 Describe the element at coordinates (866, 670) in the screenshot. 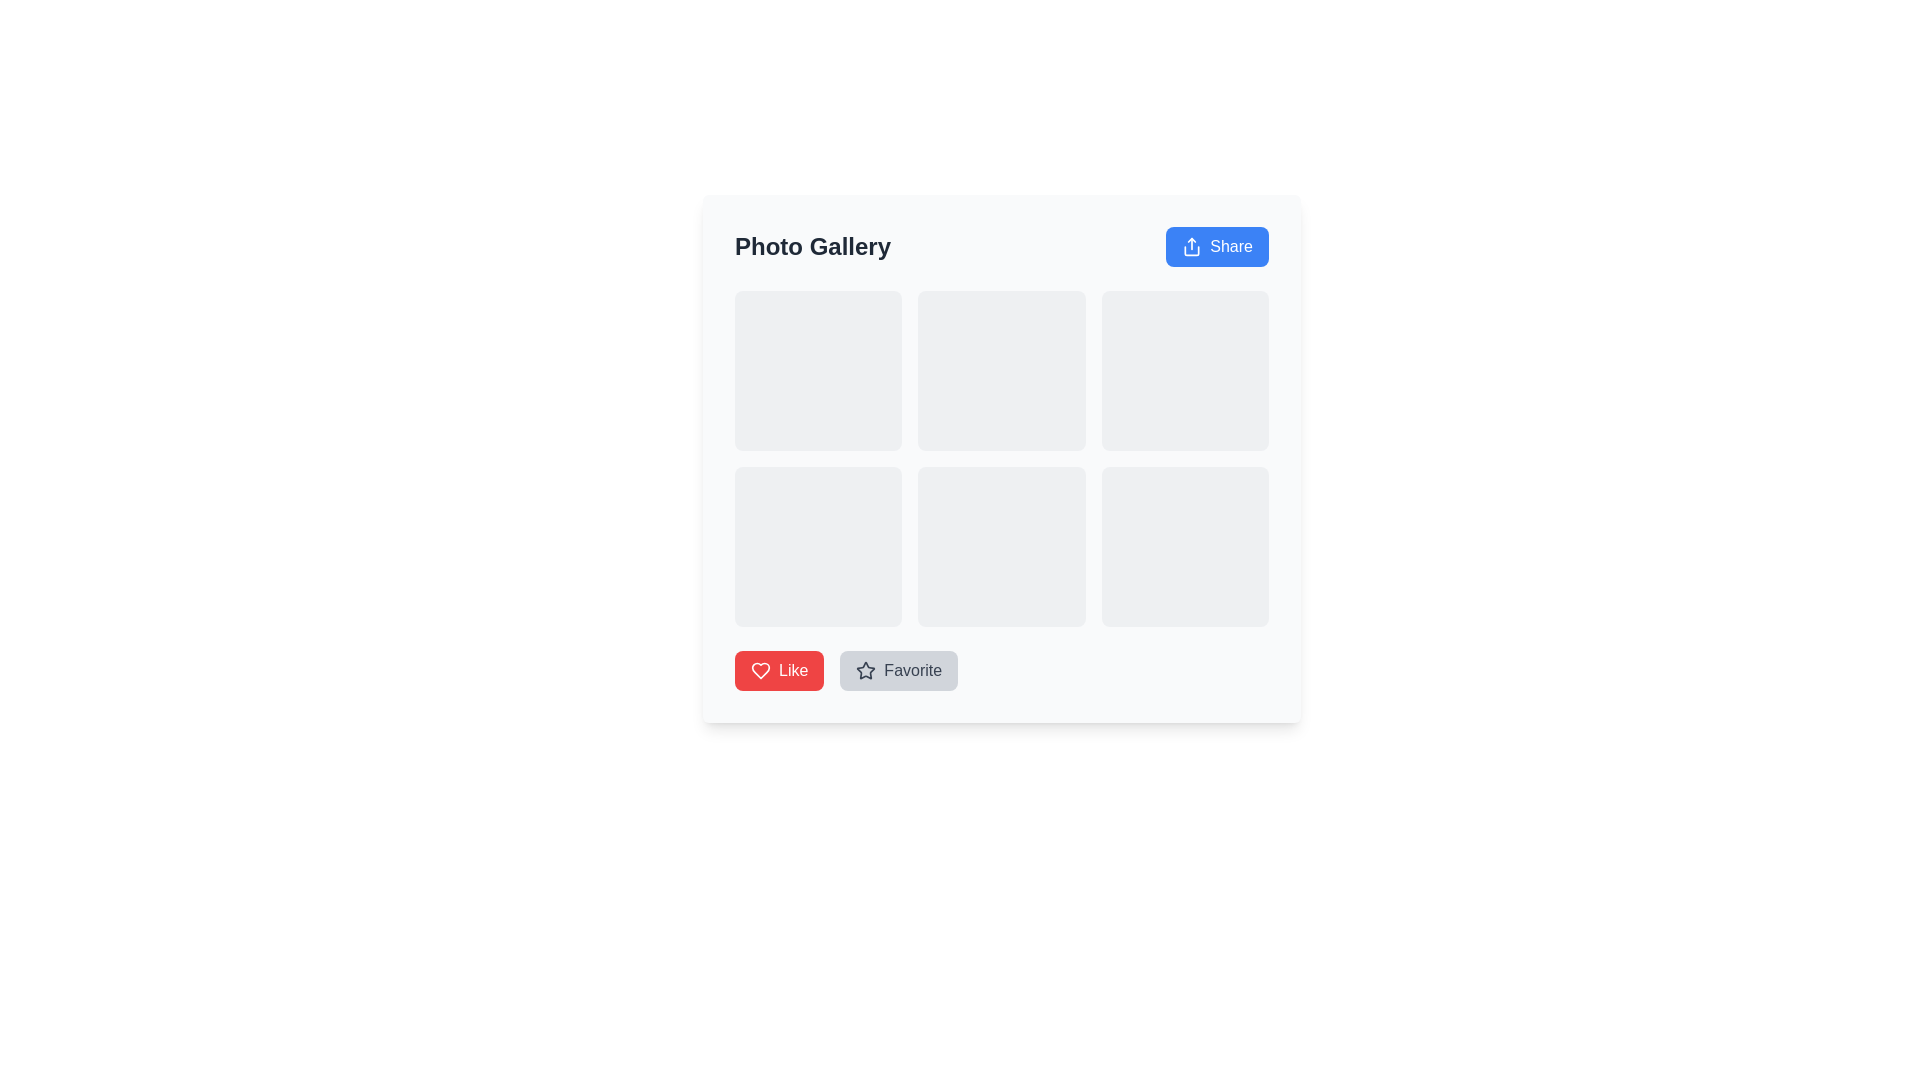

I see `the star icon in the bottom-right corner of the photo gallery interface` at that location.